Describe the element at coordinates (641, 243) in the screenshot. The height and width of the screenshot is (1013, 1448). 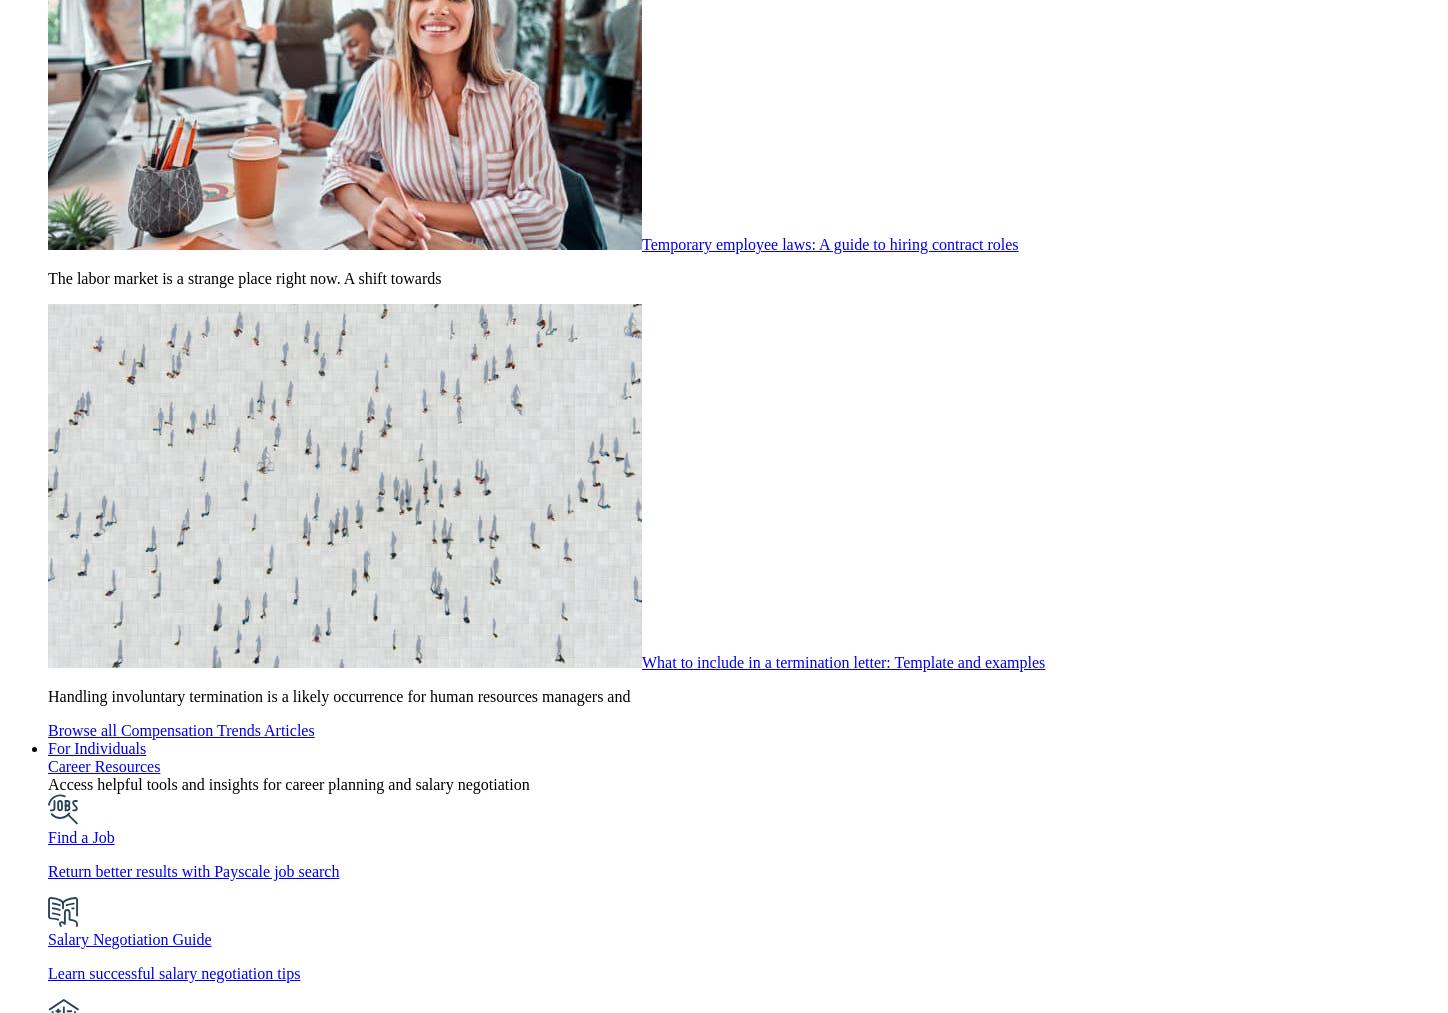
I see `'Temporary employee laws: A guide to hiring contract roles'` at that location.